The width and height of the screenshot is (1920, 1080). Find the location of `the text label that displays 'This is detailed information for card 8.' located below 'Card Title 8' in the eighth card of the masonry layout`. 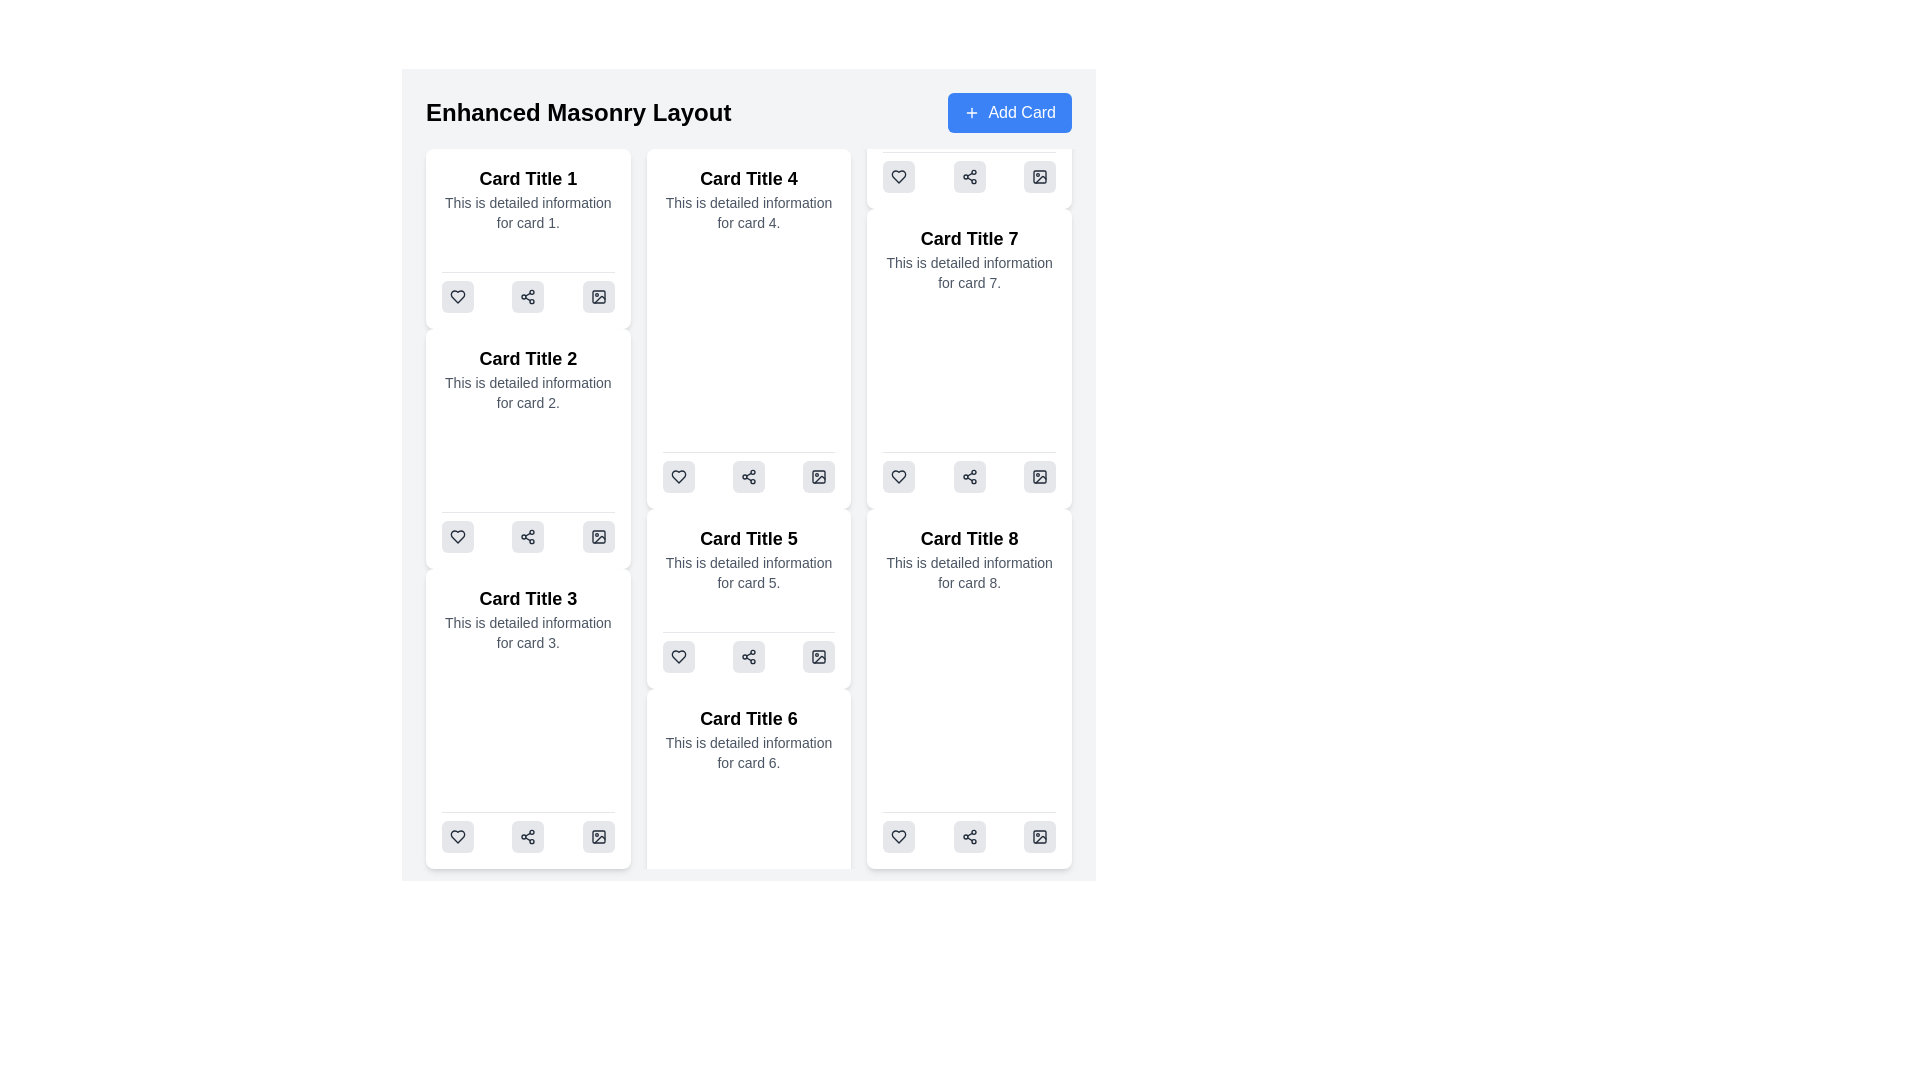

the text label that displays 'This is detailed information for card 8.' located below 'Card Title 8' in the eighth card of the masonry layout is located at coordinates (969, 573).